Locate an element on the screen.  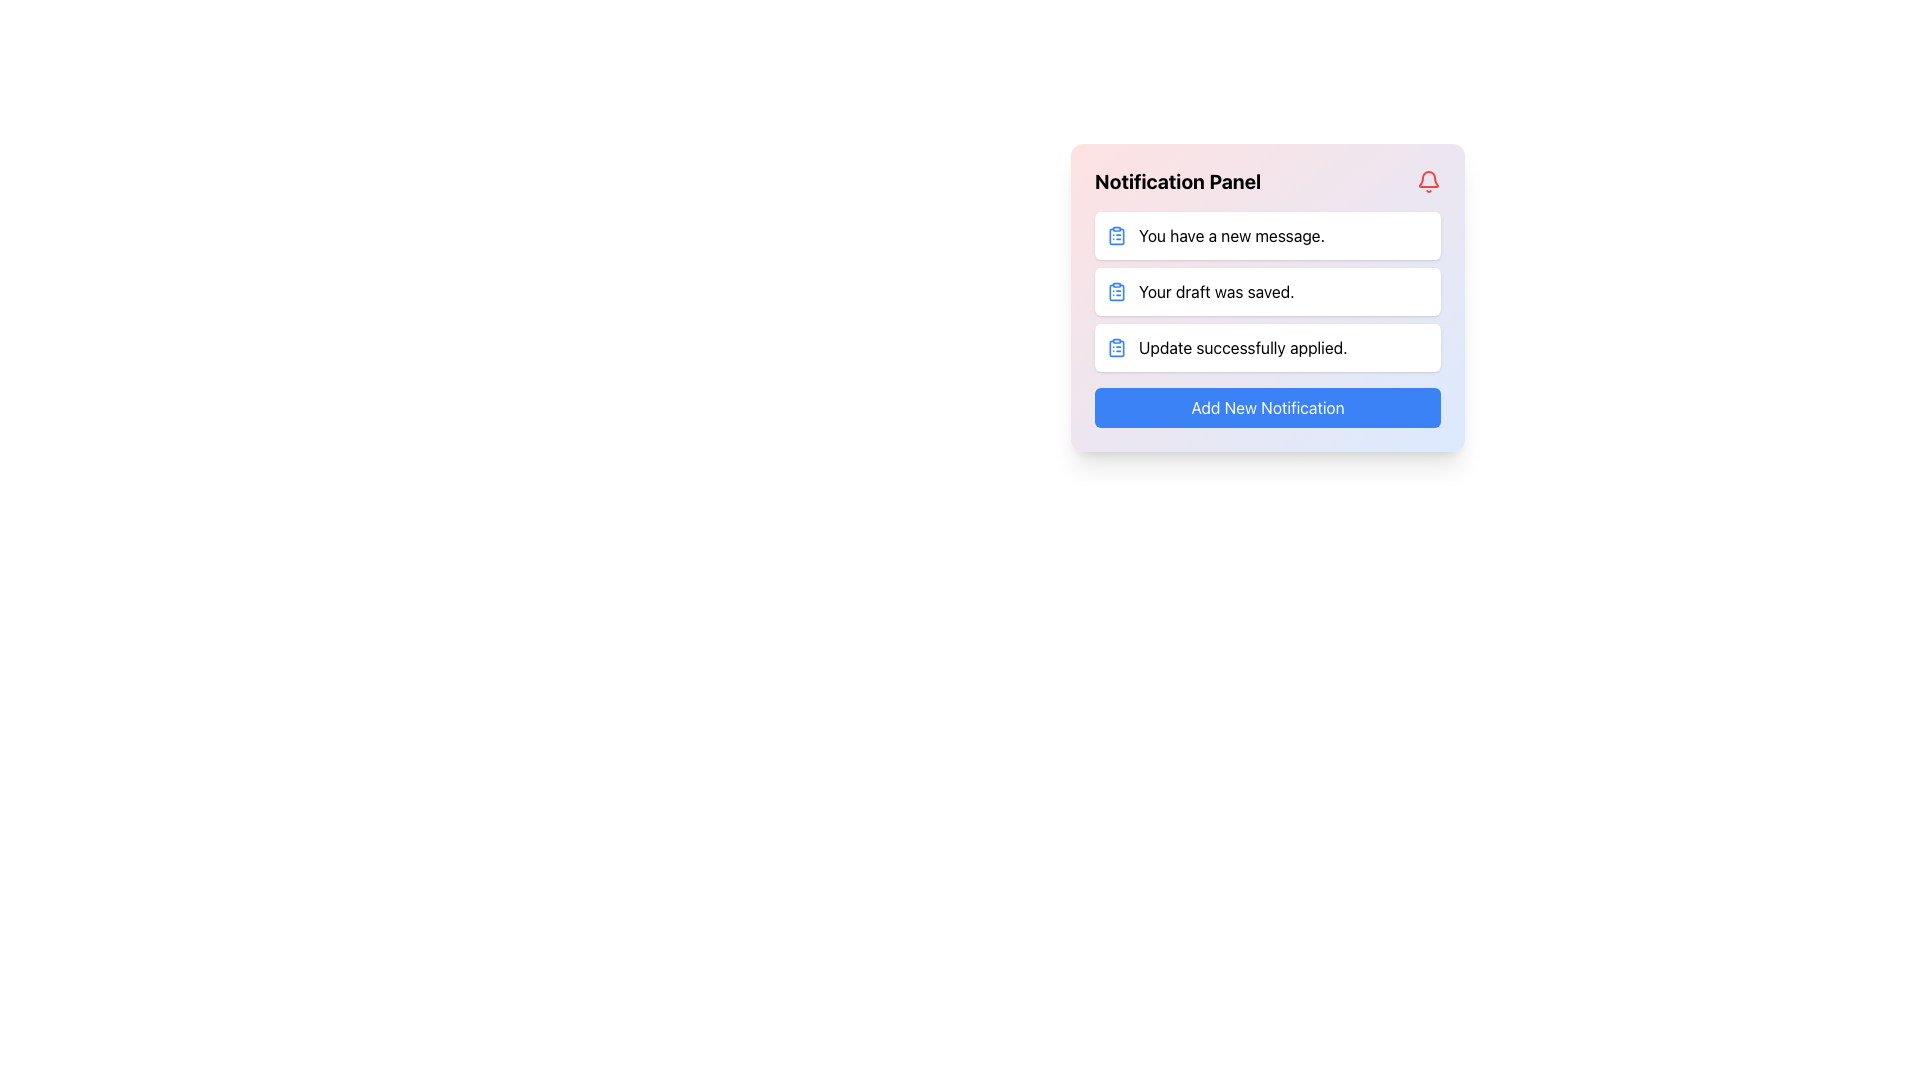
text displayed in the notification panel that says 'You have a new message.' is located at coordinates (1231, 234).